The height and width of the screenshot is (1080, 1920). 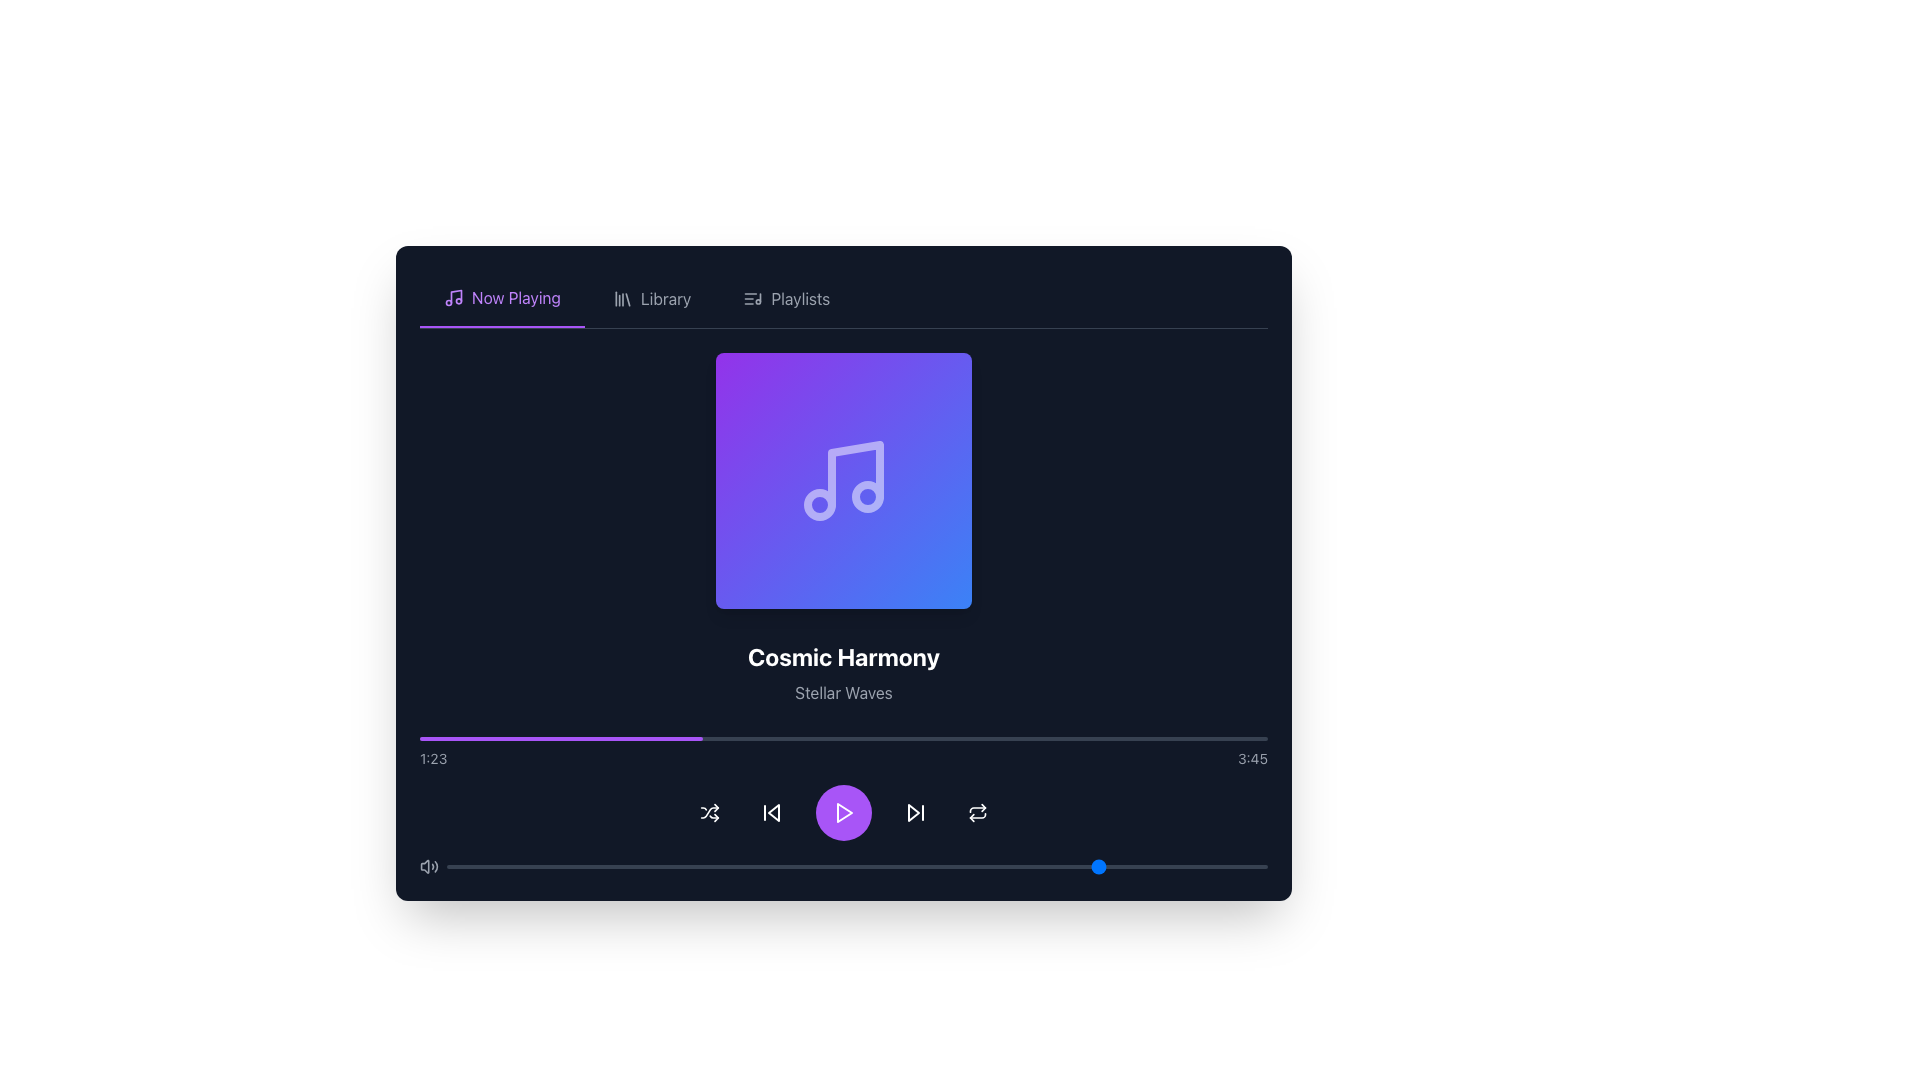 I want to click on the slider, so click(x=757, y=866).